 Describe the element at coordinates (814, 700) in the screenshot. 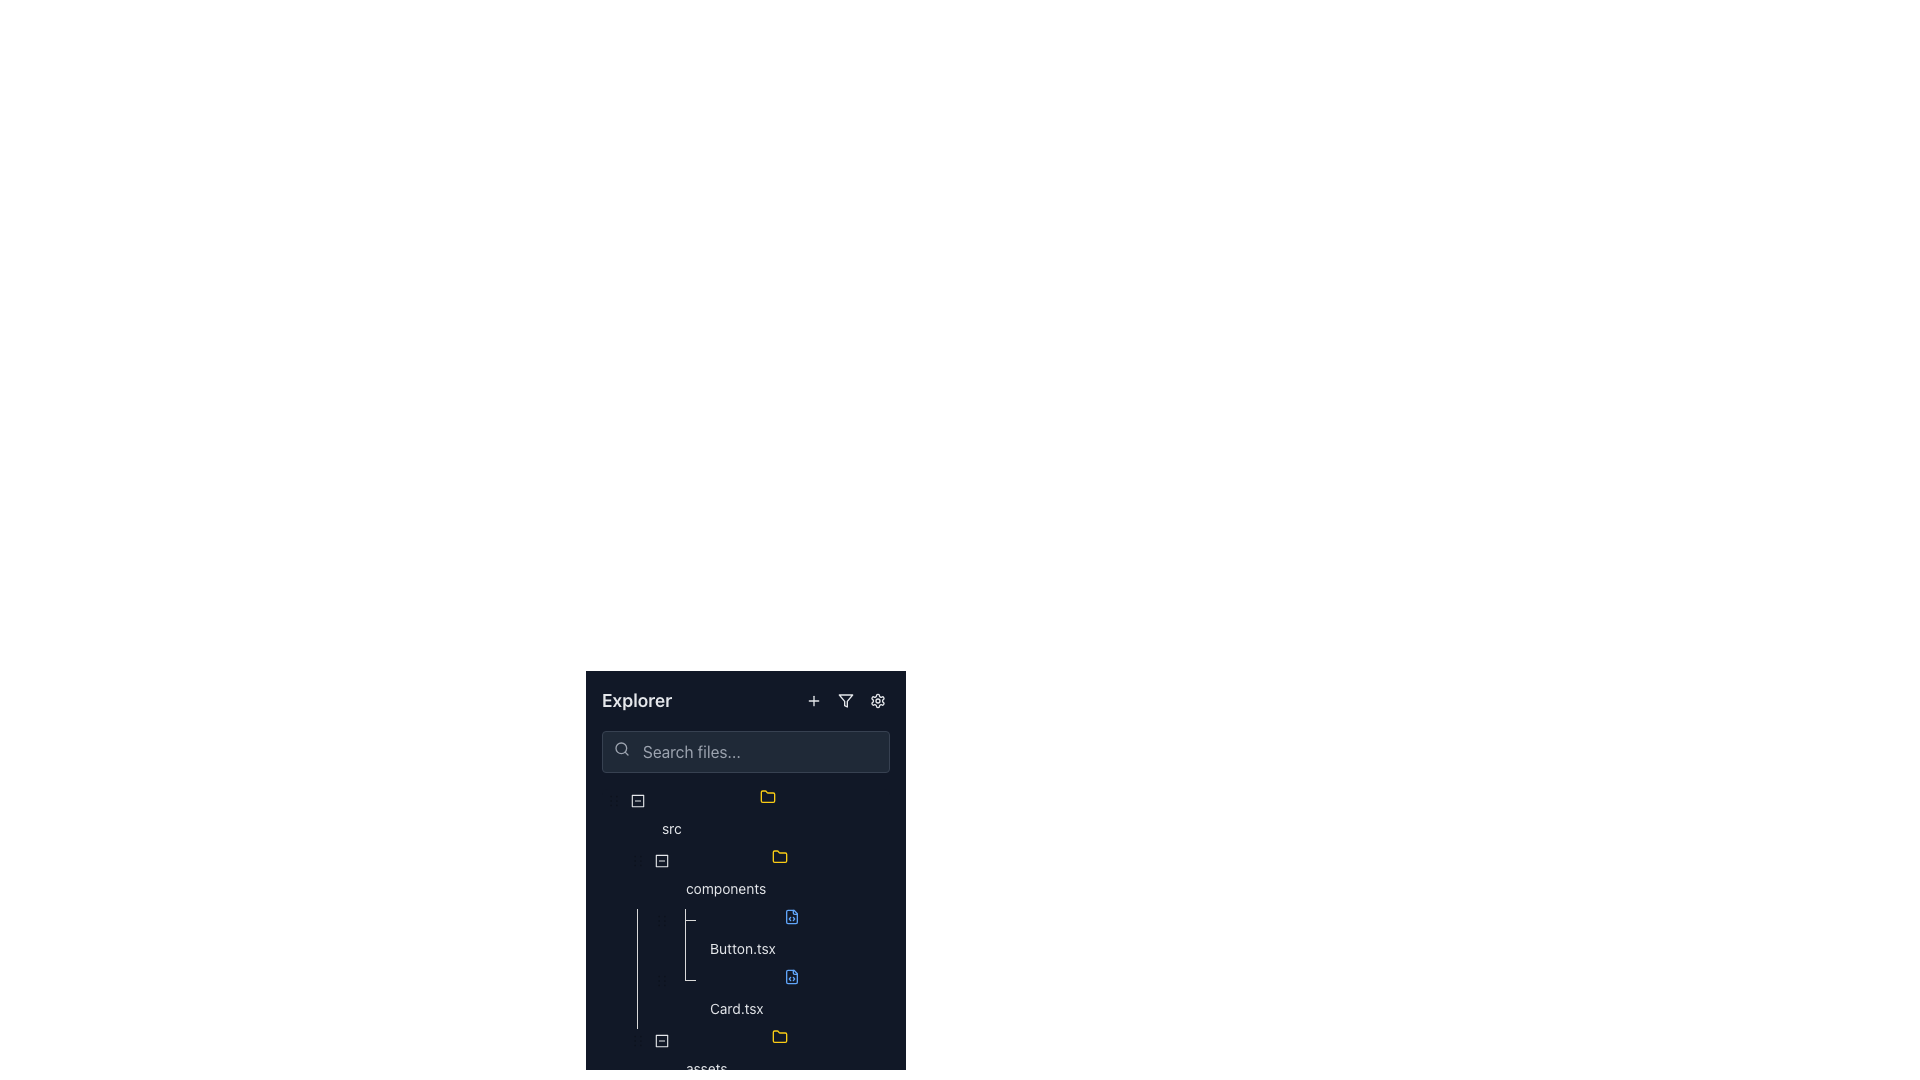

I see `the leftmost button with an icon in the top-right corner of the 'Explorer' panel to change its background color` at that location.